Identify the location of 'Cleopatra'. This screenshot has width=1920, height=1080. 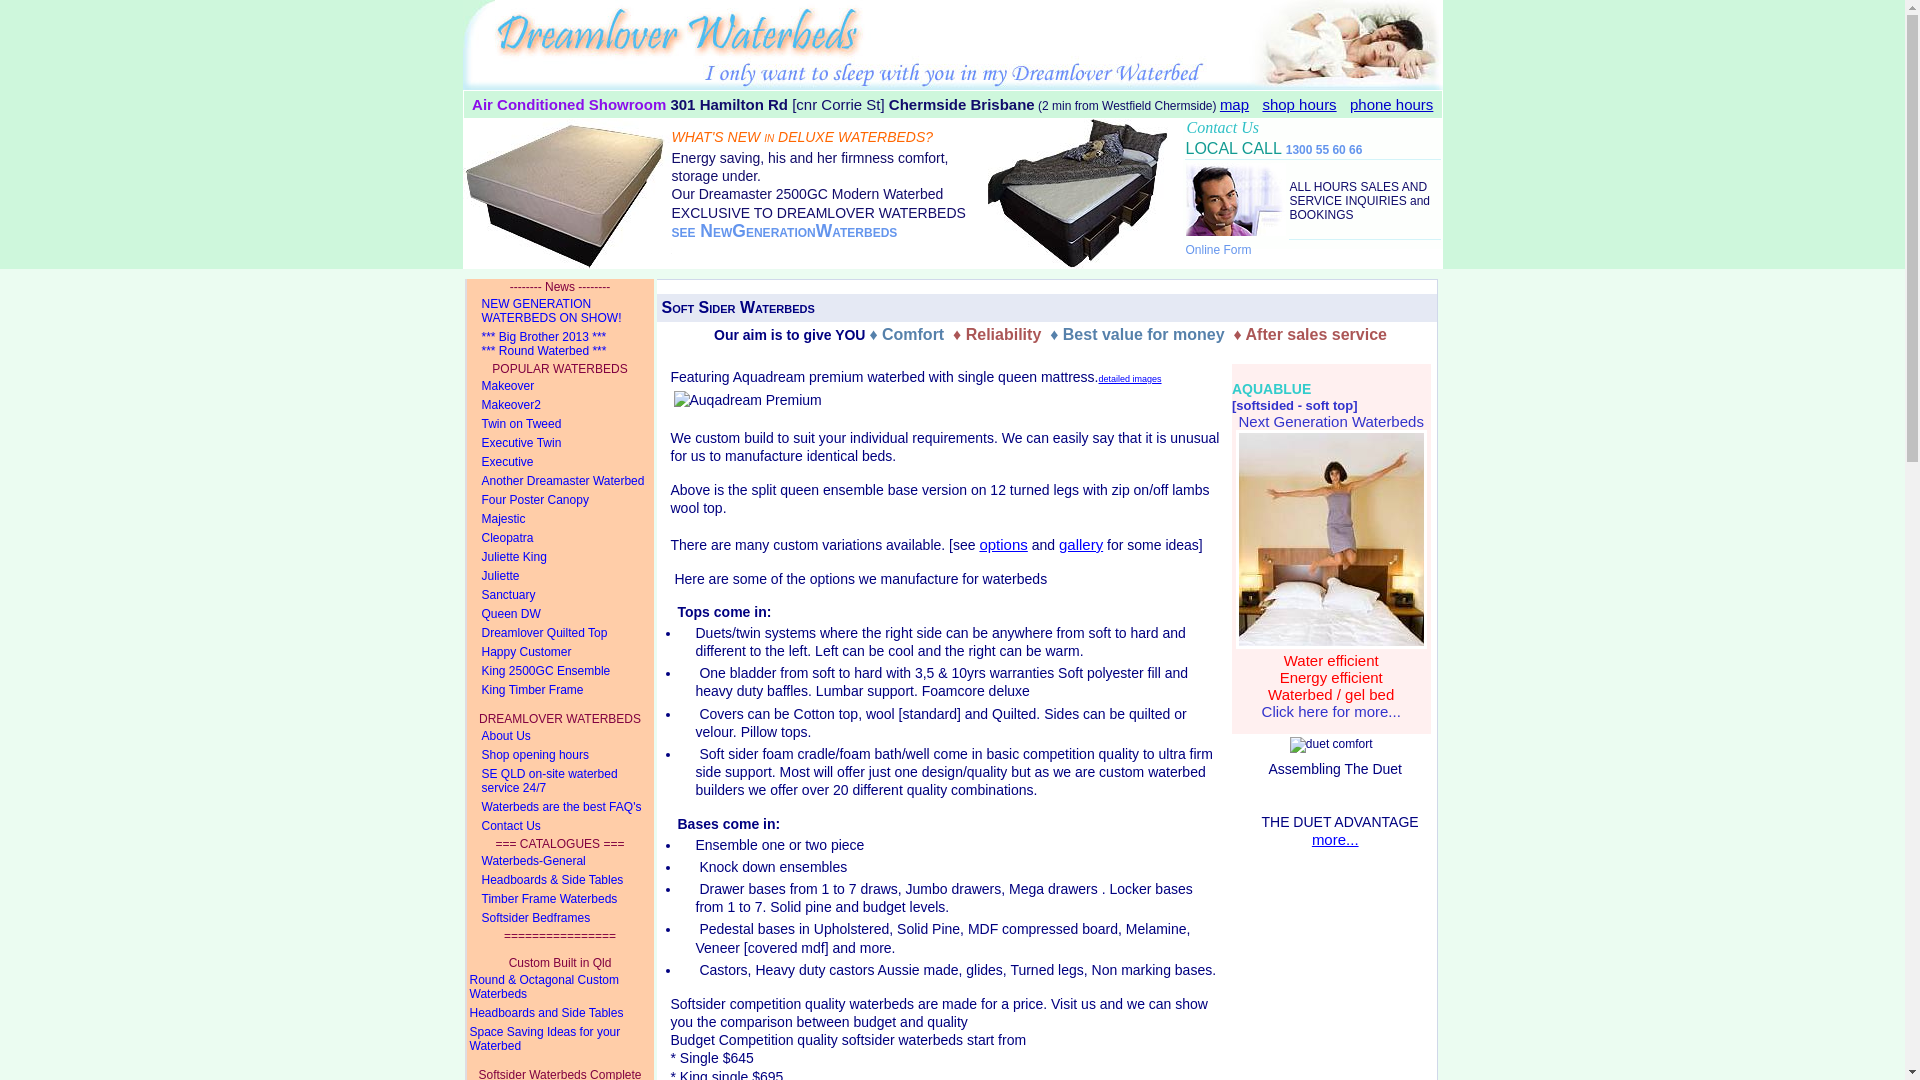
(464, 537).